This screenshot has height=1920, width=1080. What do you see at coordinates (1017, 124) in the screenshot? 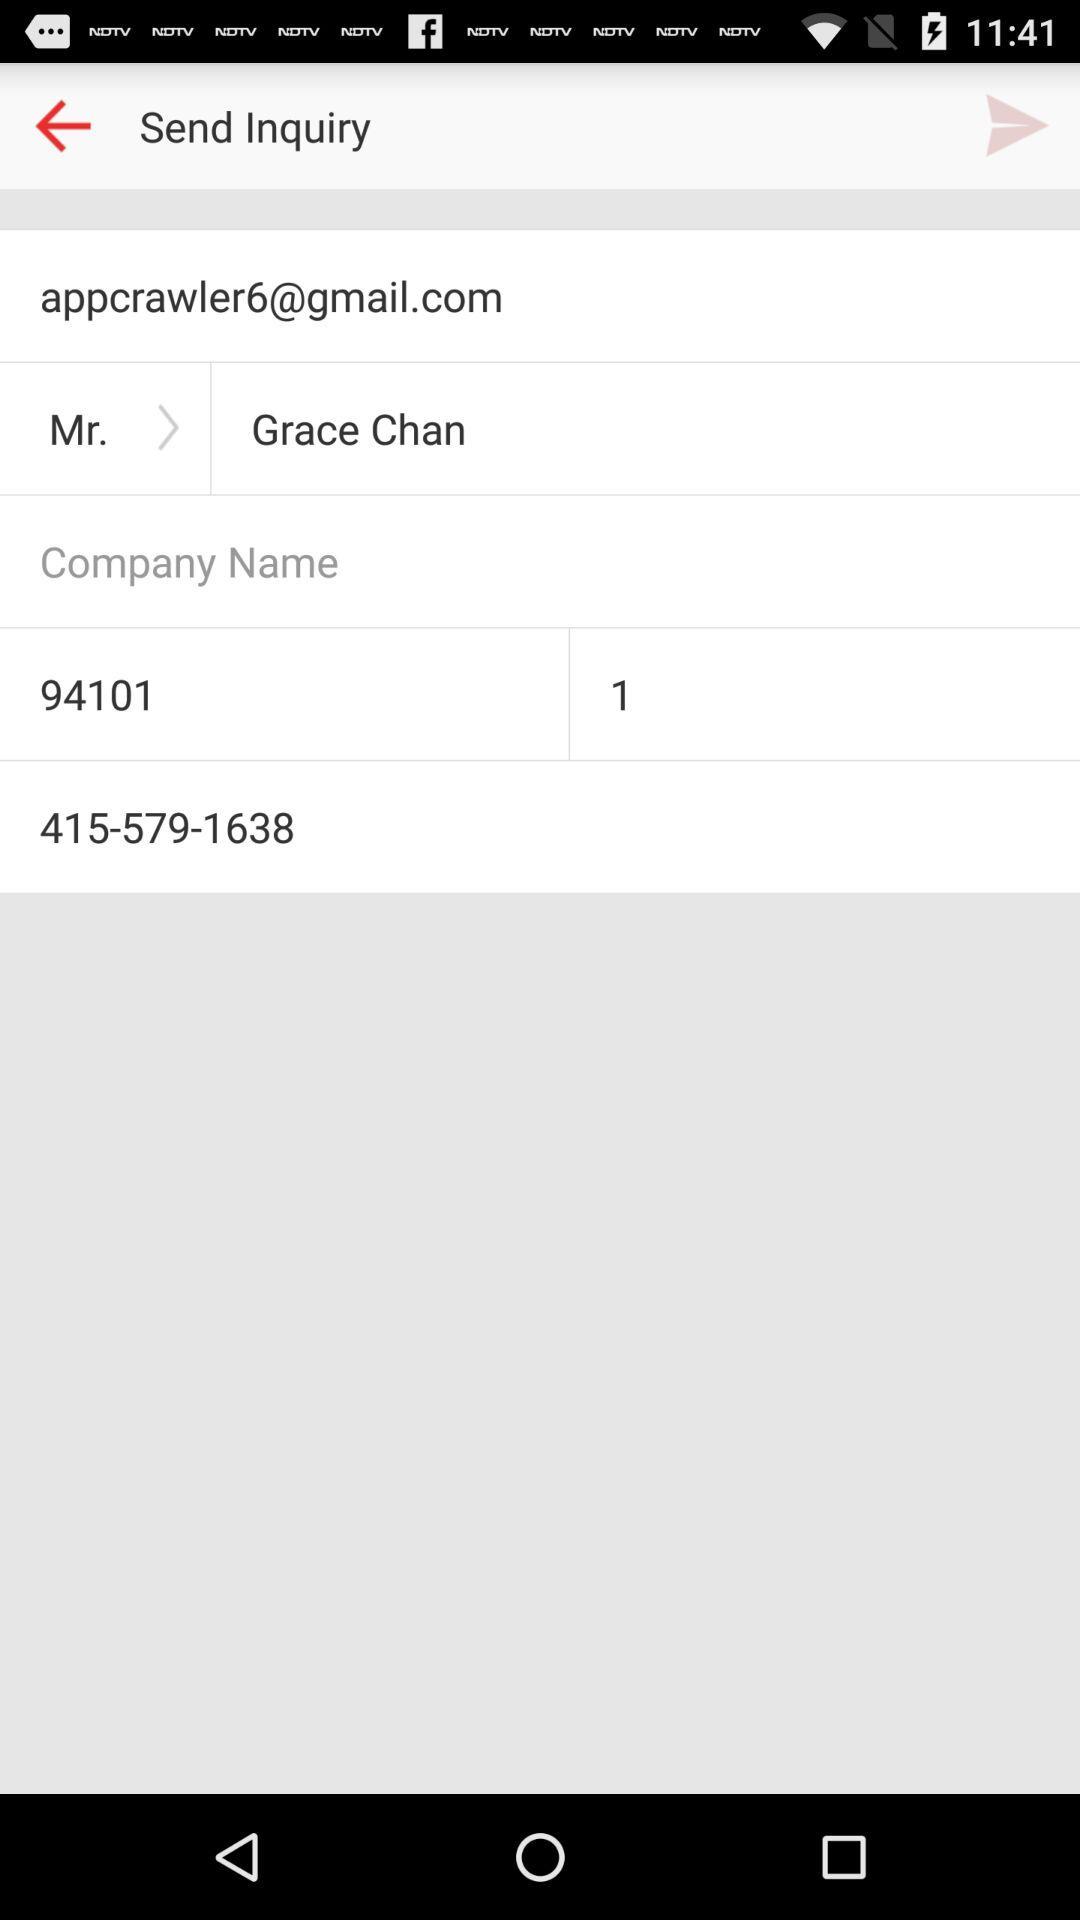
I see `send inquiry` at bounding box center [1017, 124].